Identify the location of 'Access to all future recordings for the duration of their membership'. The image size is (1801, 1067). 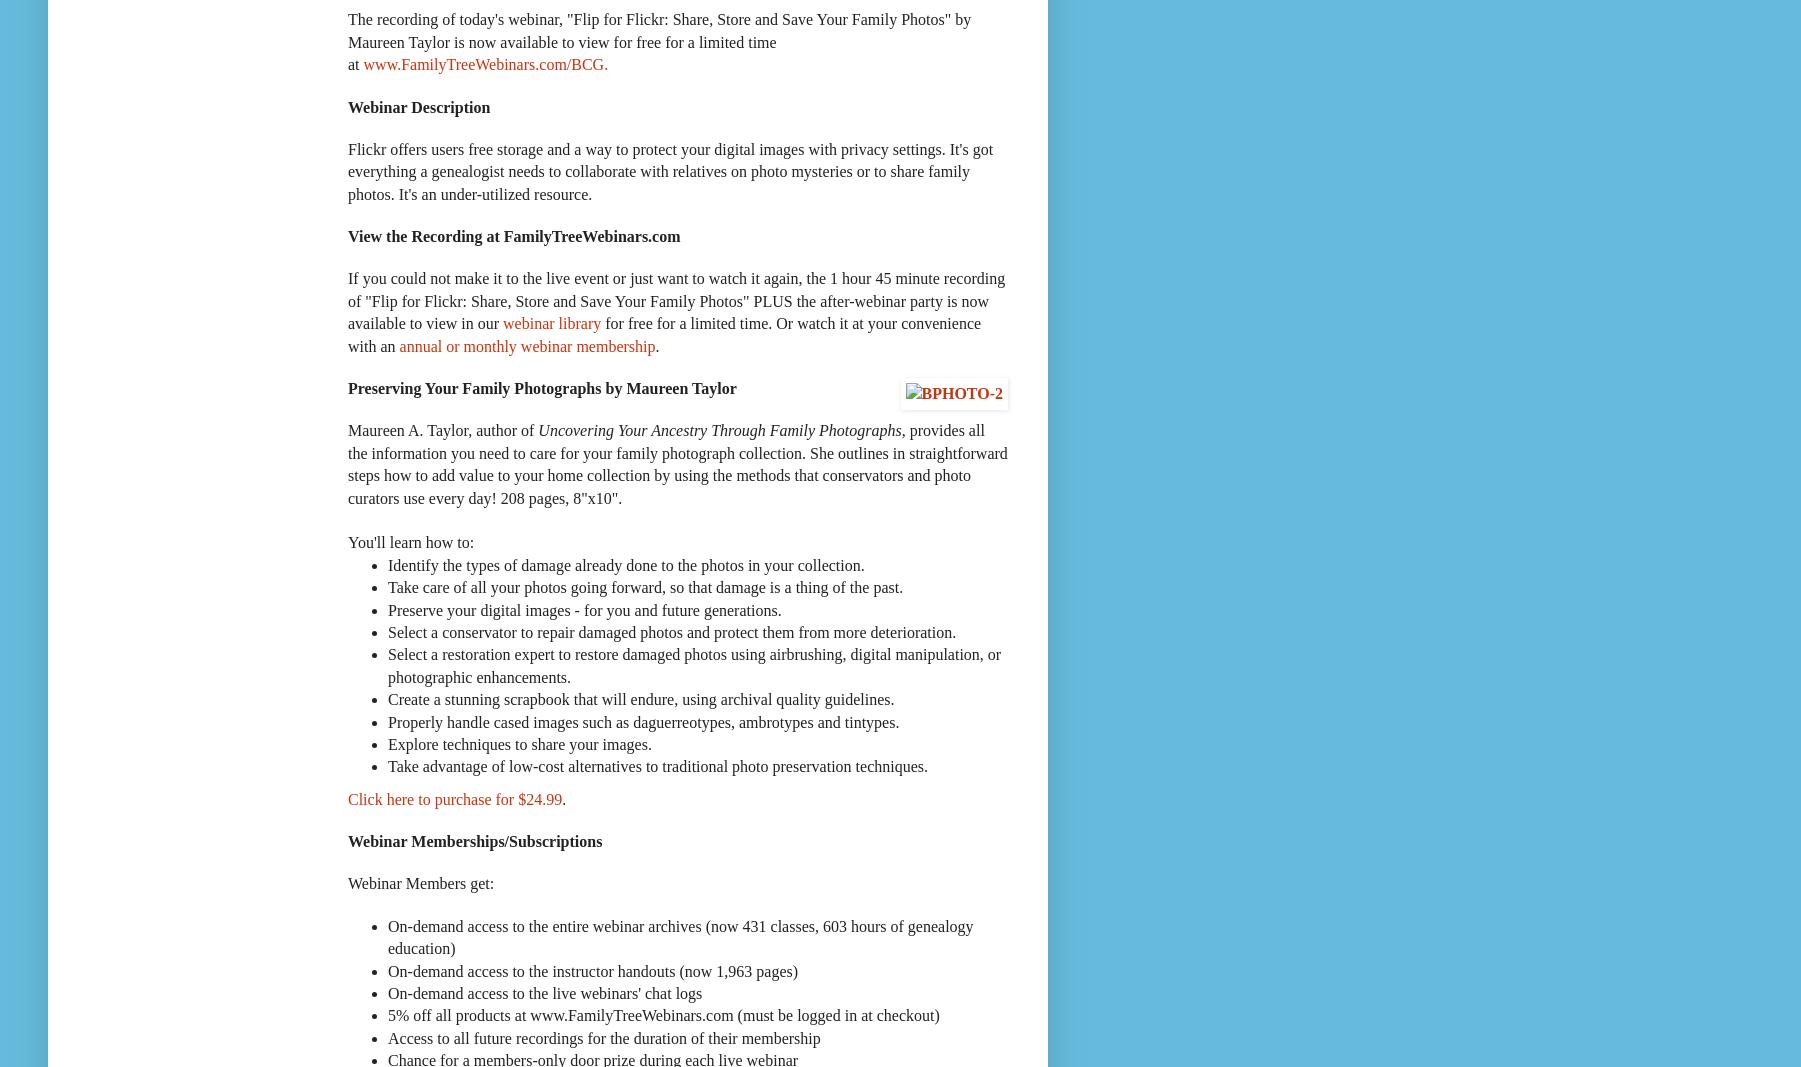
(603, 1037).